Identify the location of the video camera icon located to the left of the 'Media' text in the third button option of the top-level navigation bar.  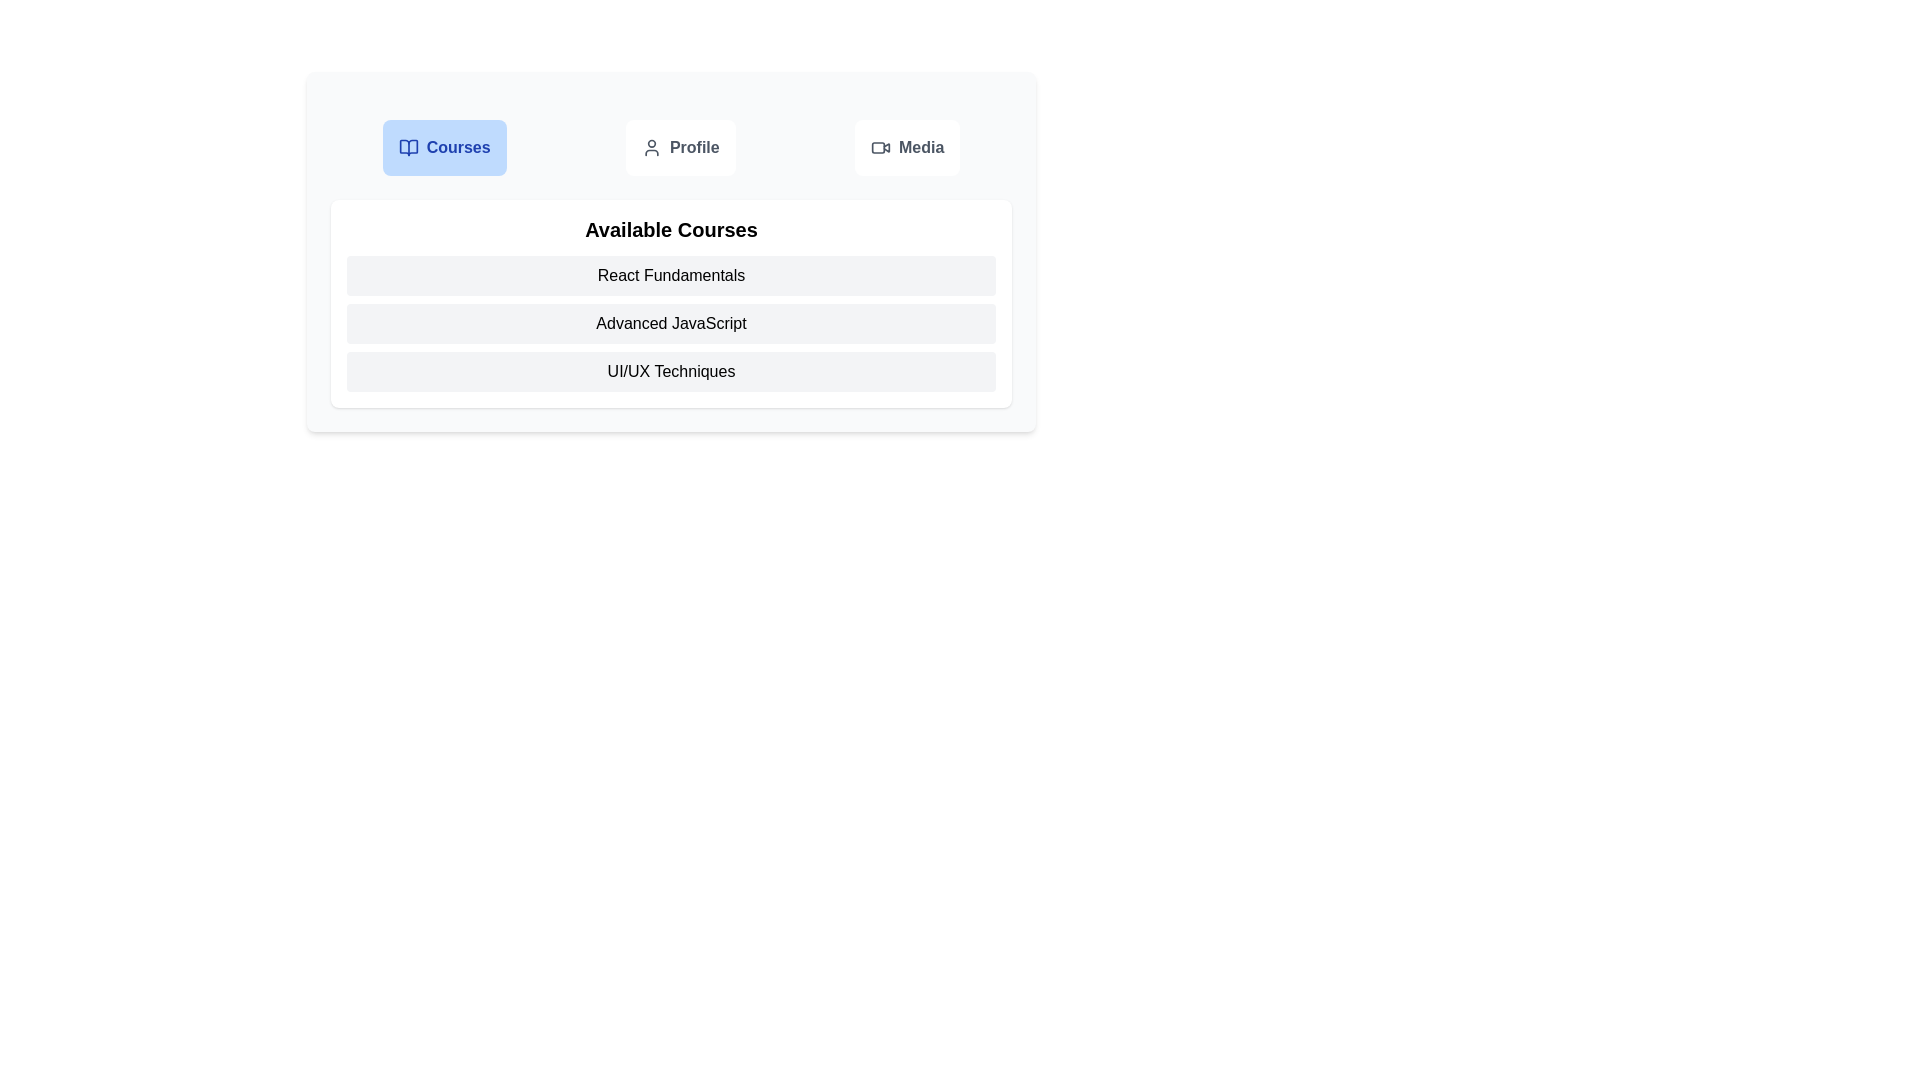
(880, 146).